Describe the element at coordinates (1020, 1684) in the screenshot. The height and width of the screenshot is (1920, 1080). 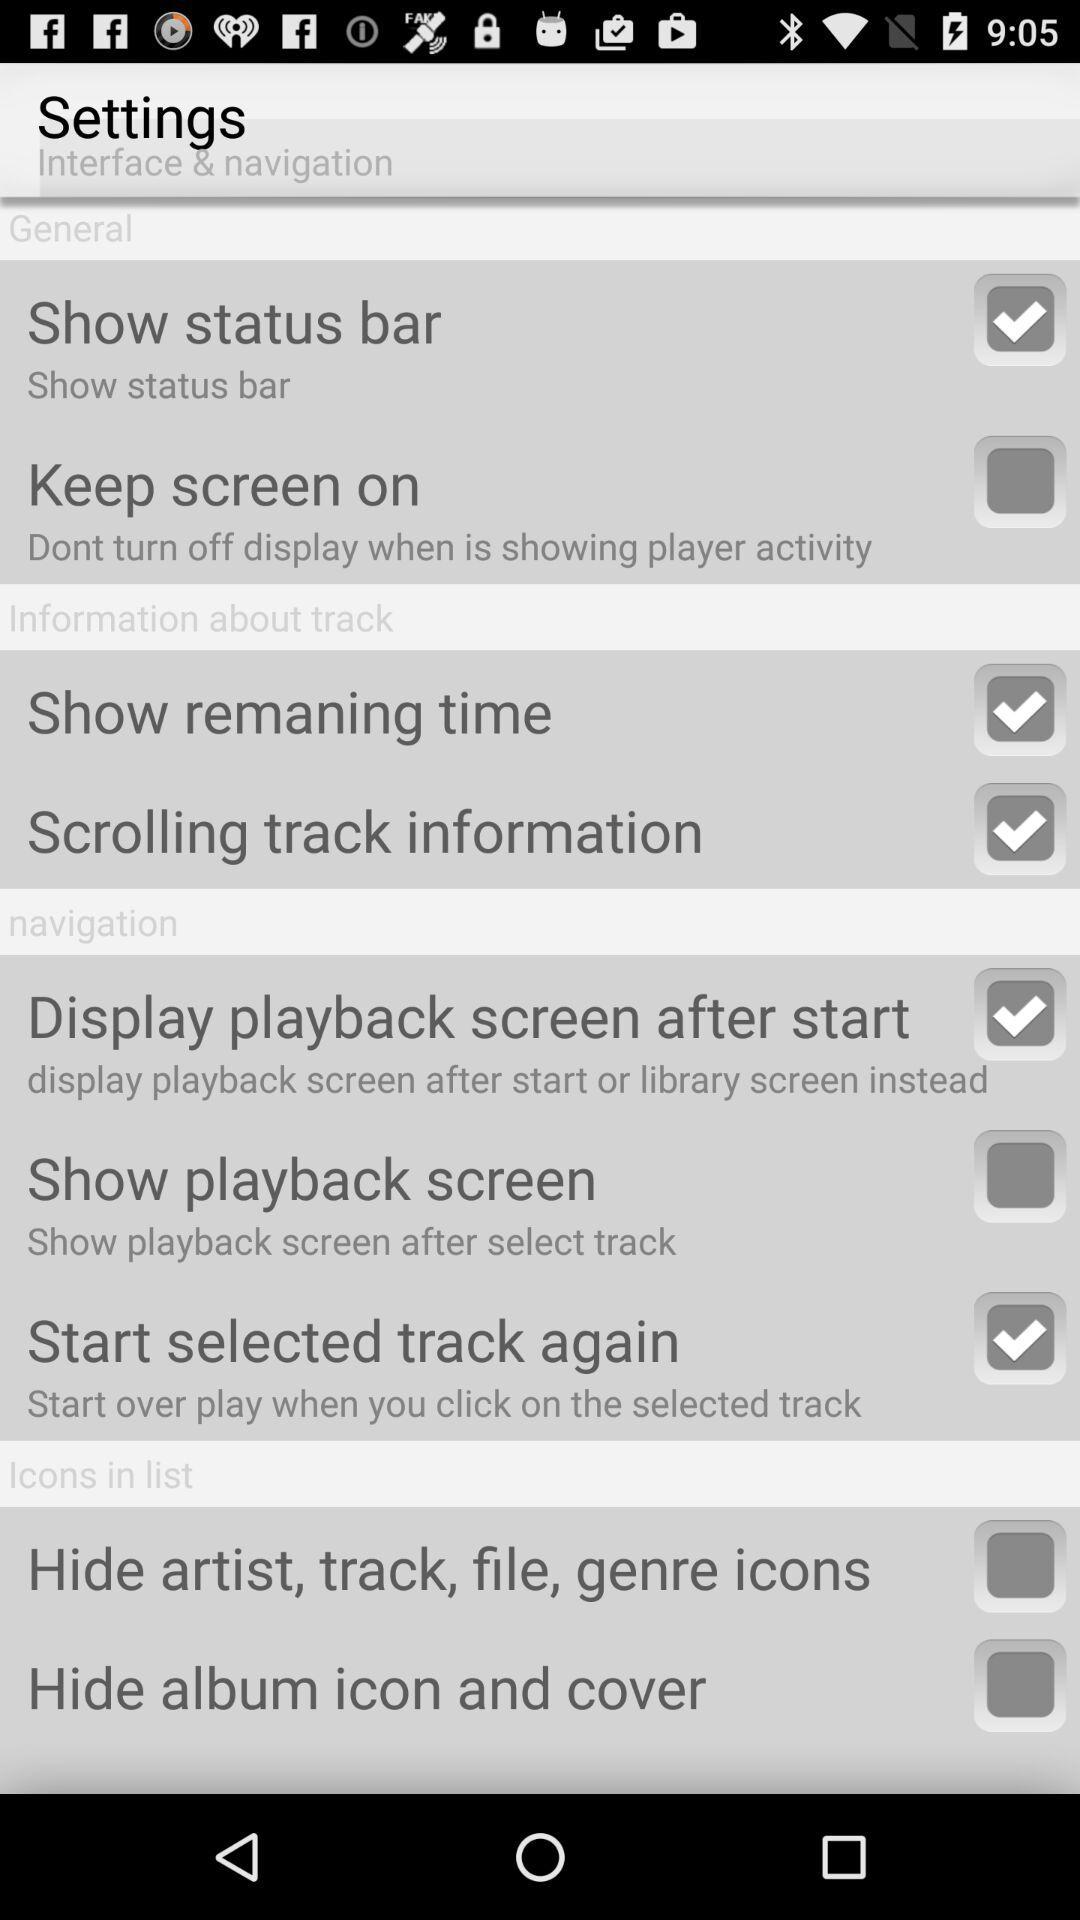
I see `check box to hide album incon and cover` at that location.